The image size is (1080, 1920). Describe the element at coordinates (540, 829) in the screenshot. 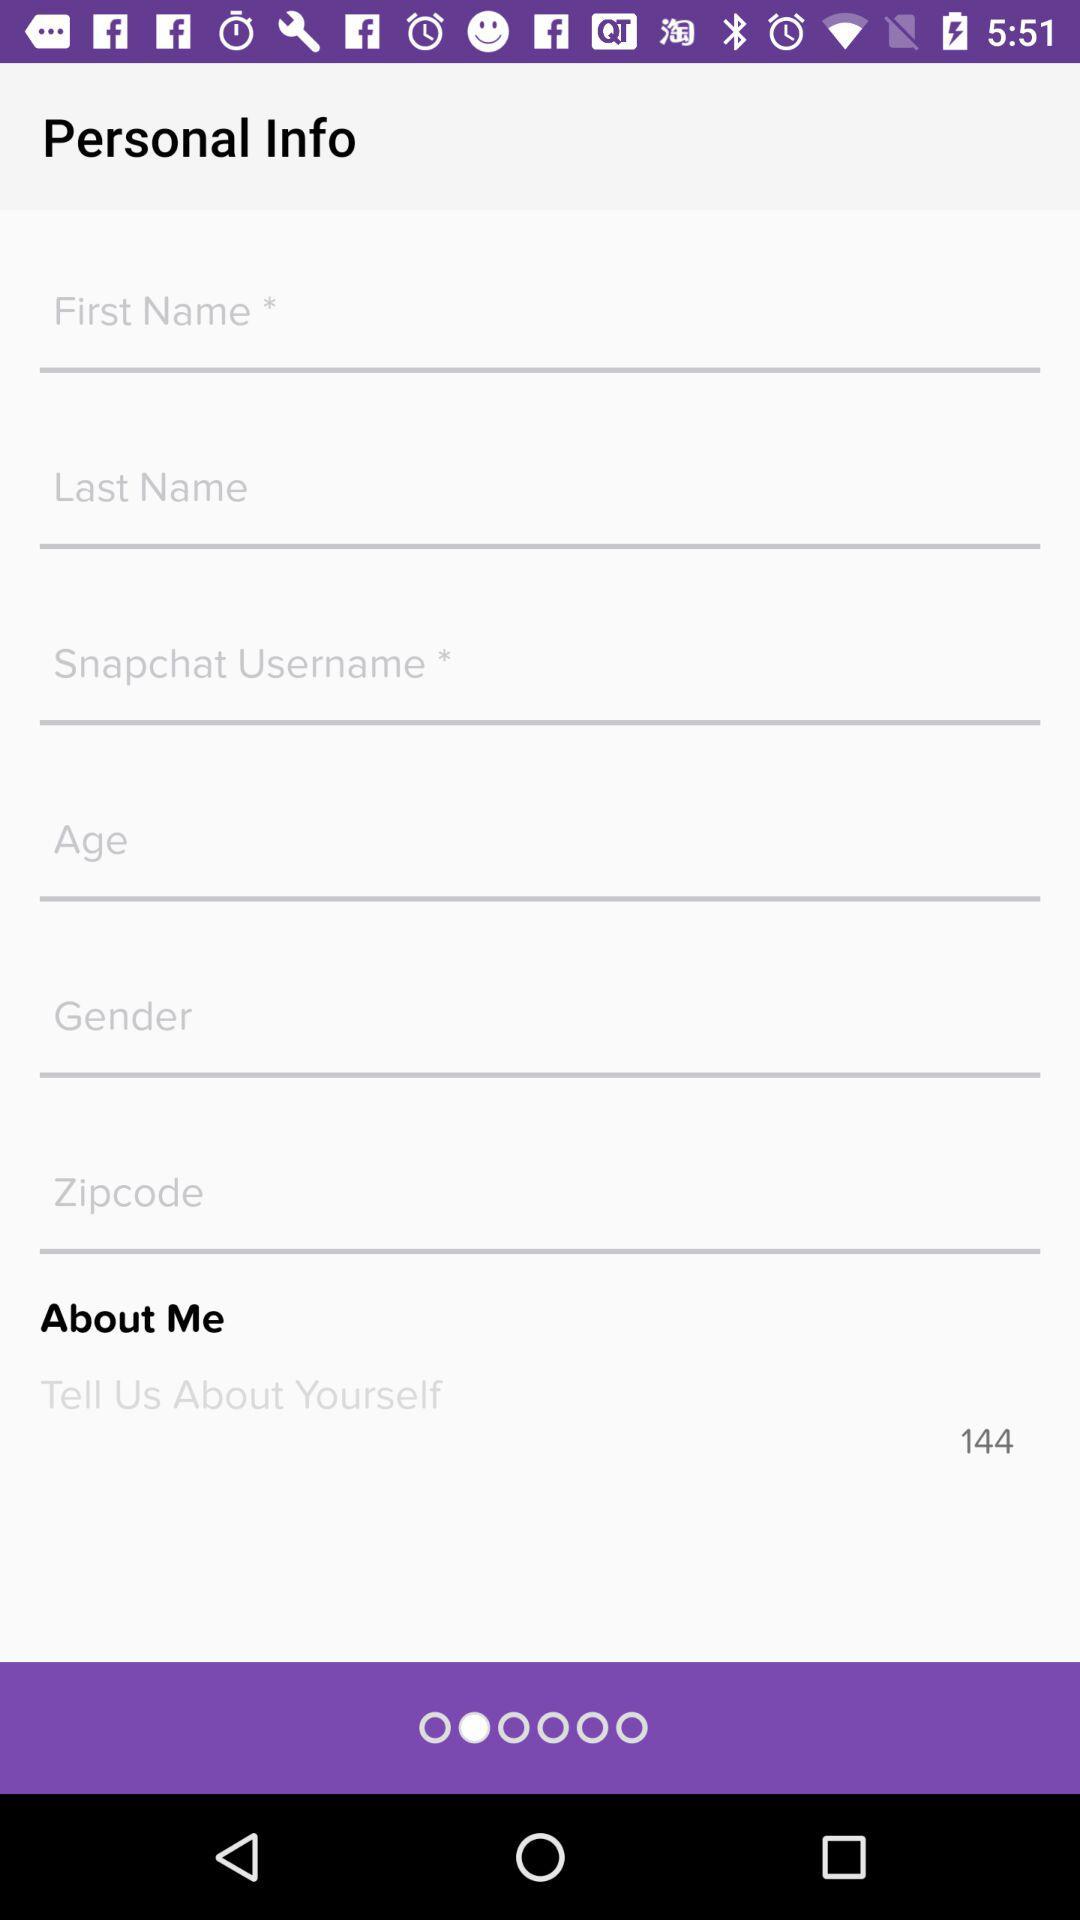

I see `age` at that location.